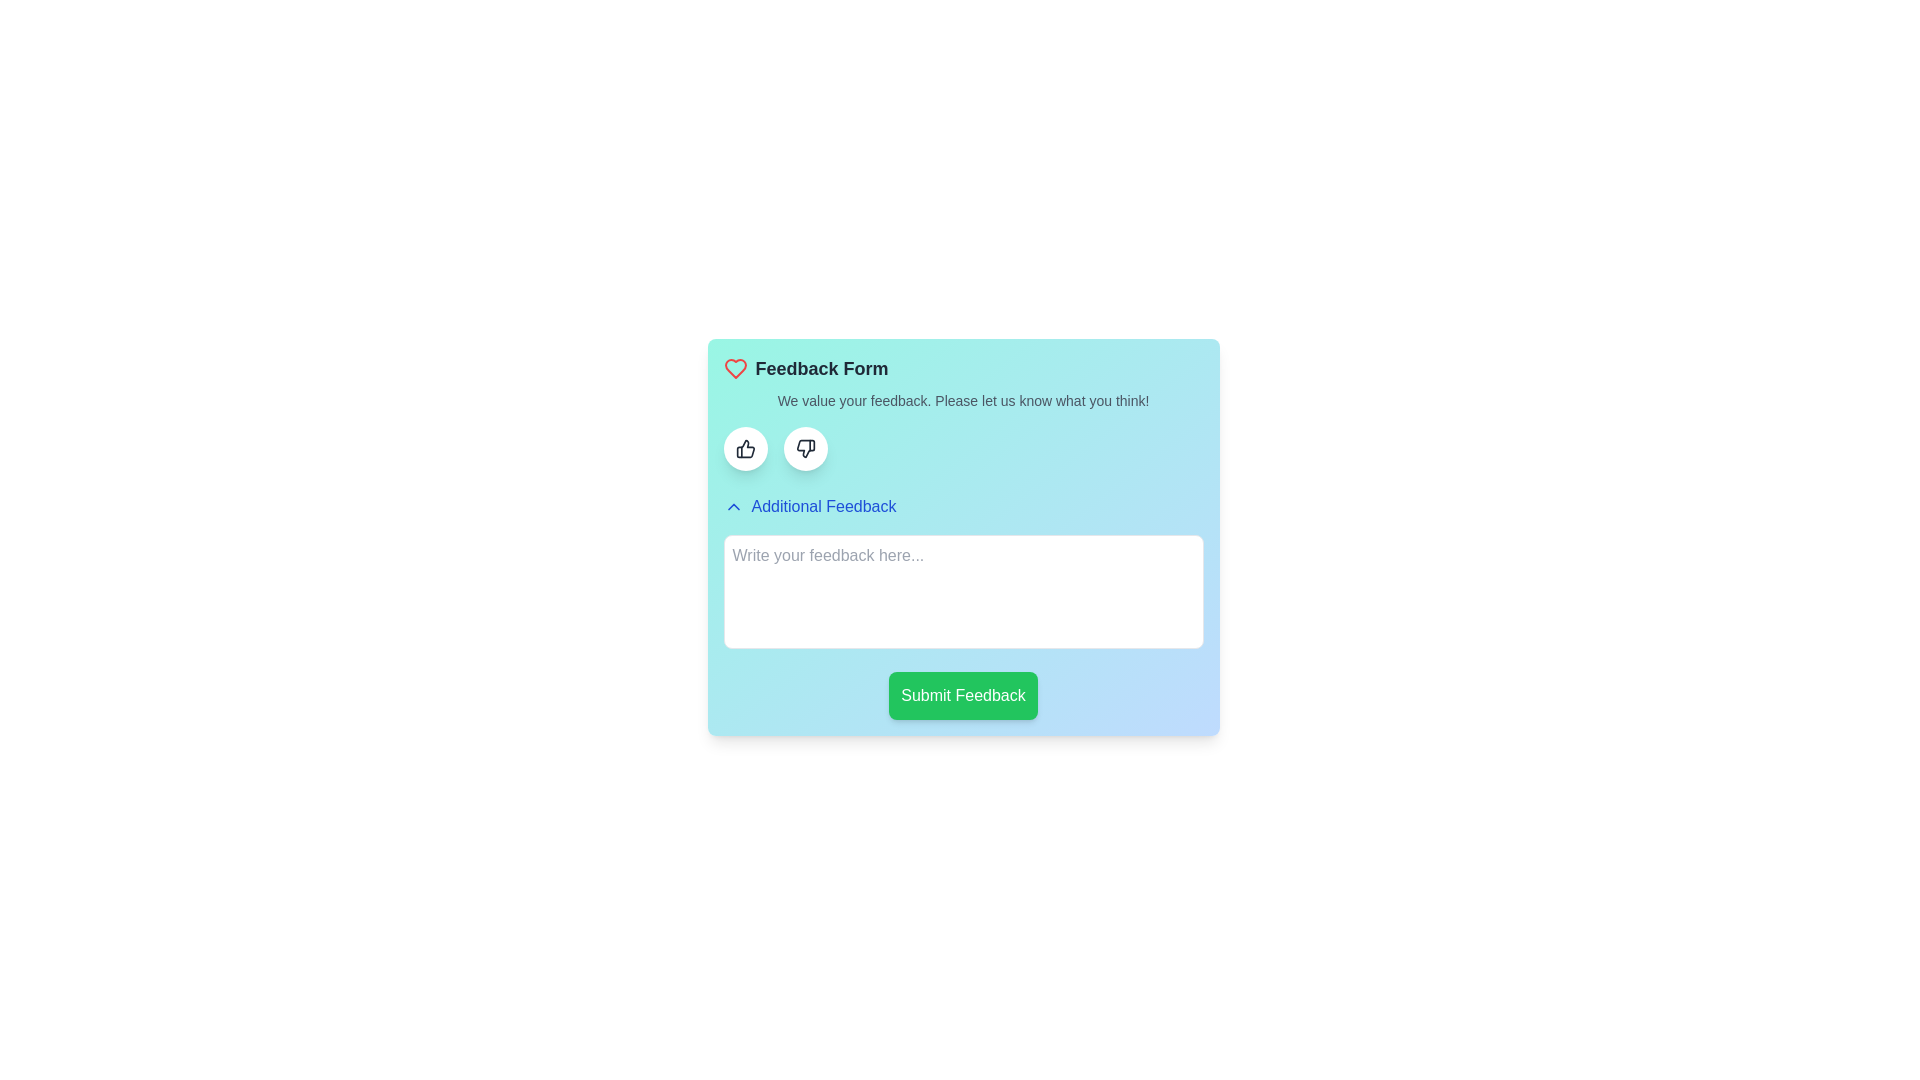 The image size is (1920, 1080). I want to click on the thumbs-down icon in the Feedback Form, so click(805, 447).